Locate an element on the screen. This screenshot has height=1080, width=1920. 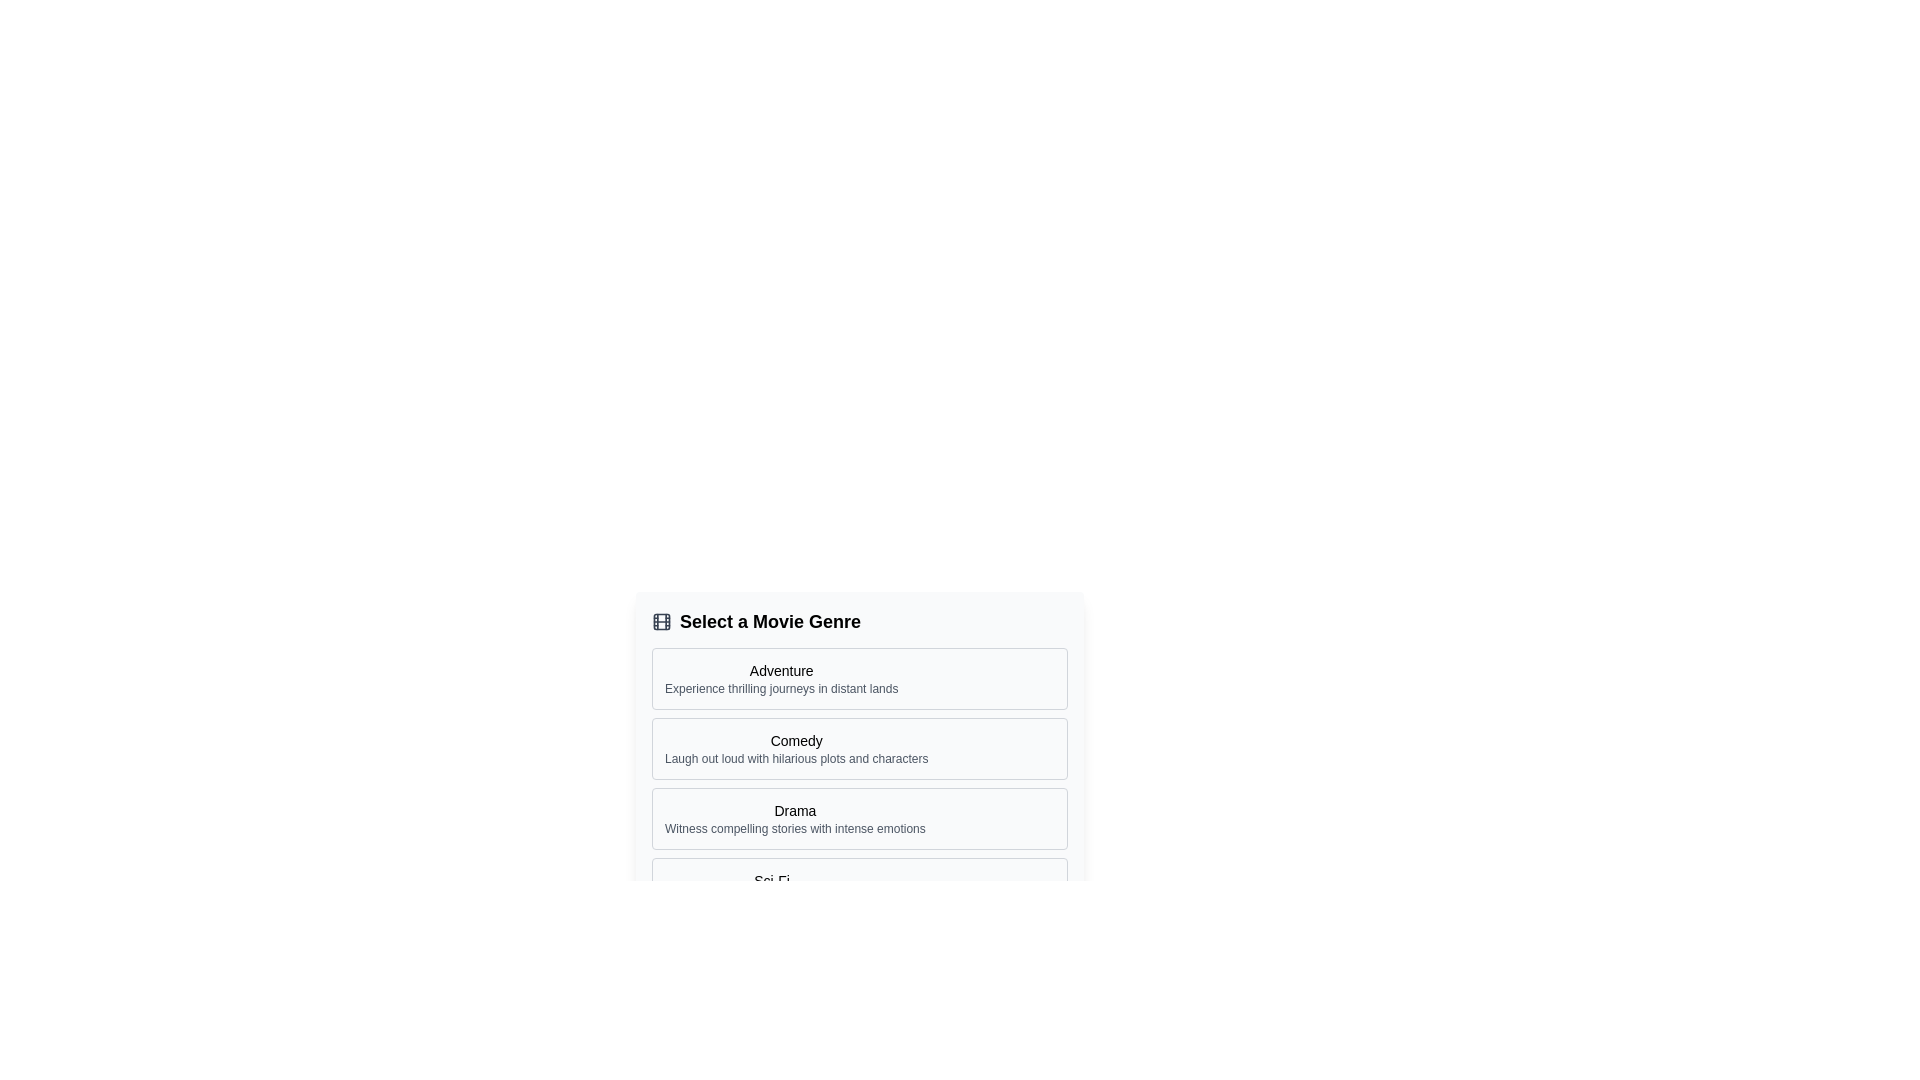
the static text element displaying 'Laugh out loud with hilarious plots and characters' located beneath the 'Comedy' header is located at coordinates (795, 759).